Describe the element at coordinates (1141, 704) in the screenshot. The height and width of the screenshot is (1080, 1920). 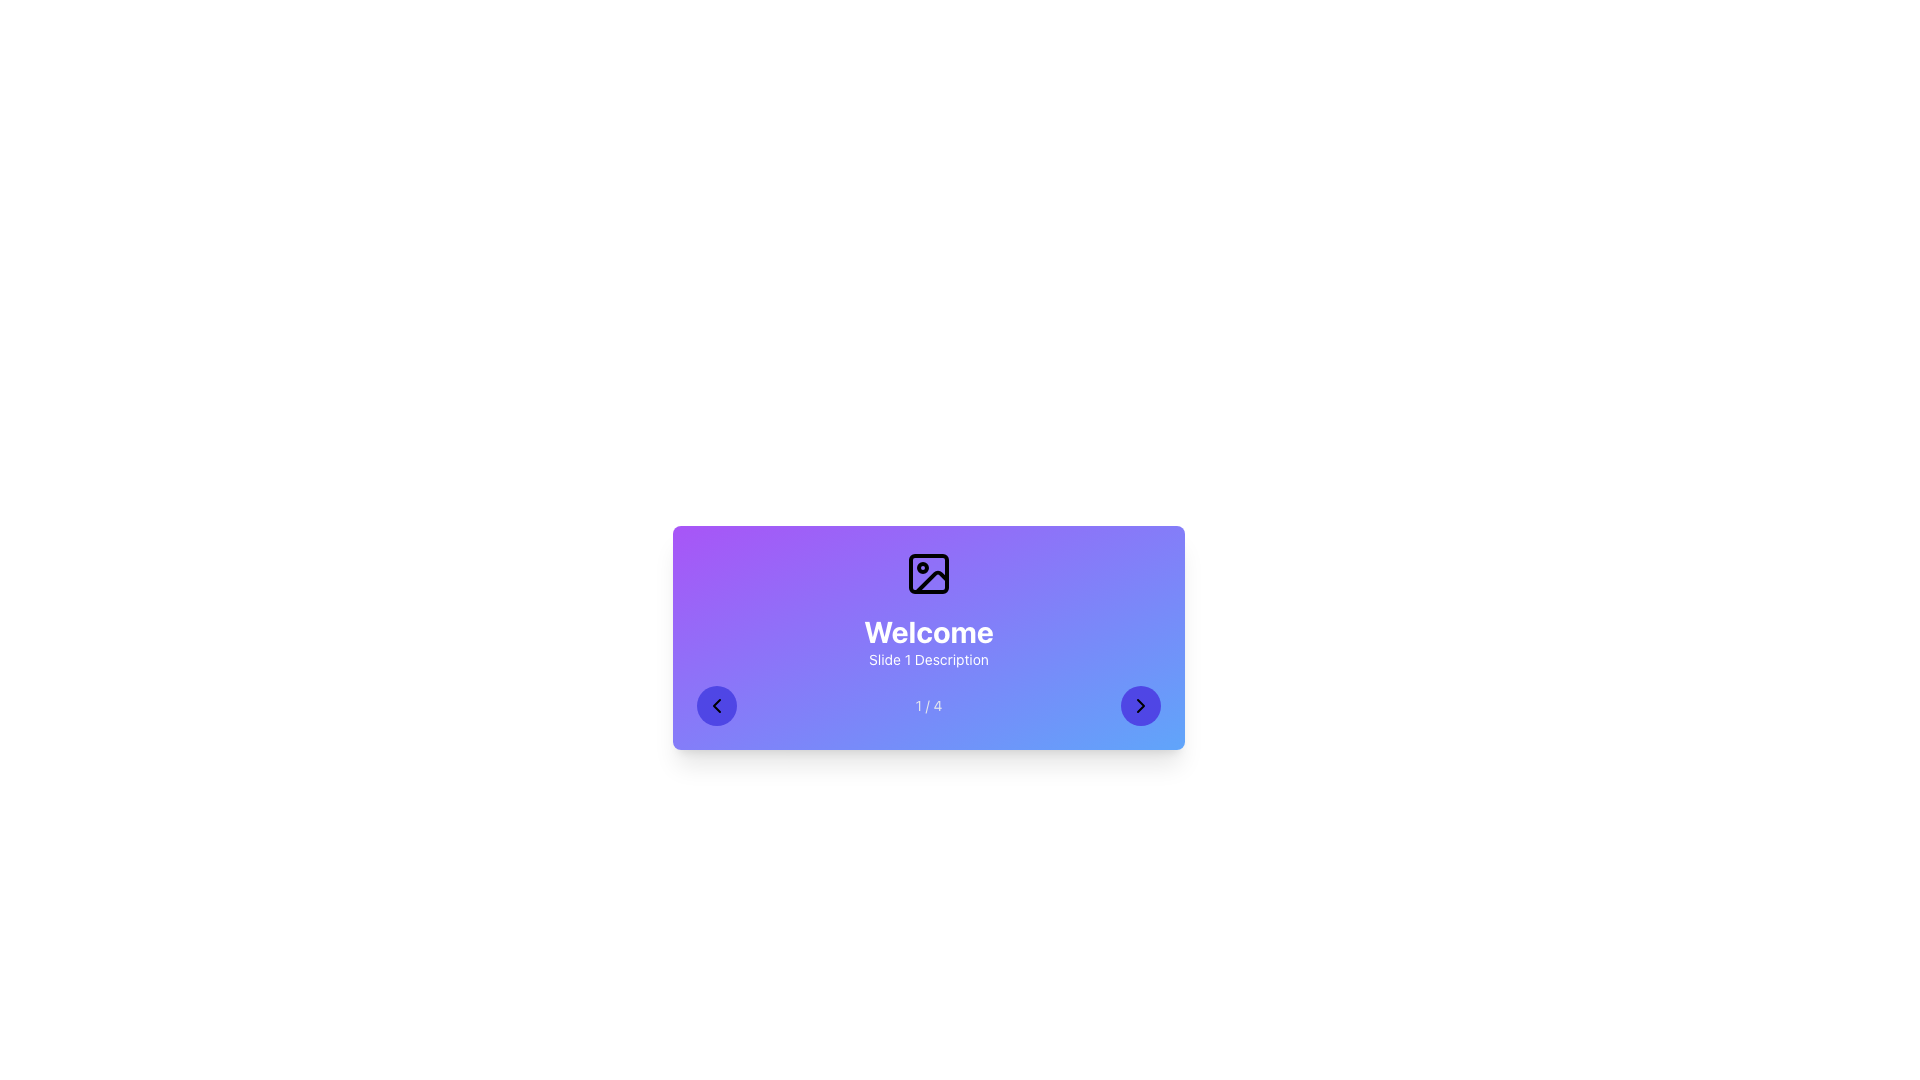
I see `the chevron icon located in the circular button at the bottom-right corner of the card interface` at that location.